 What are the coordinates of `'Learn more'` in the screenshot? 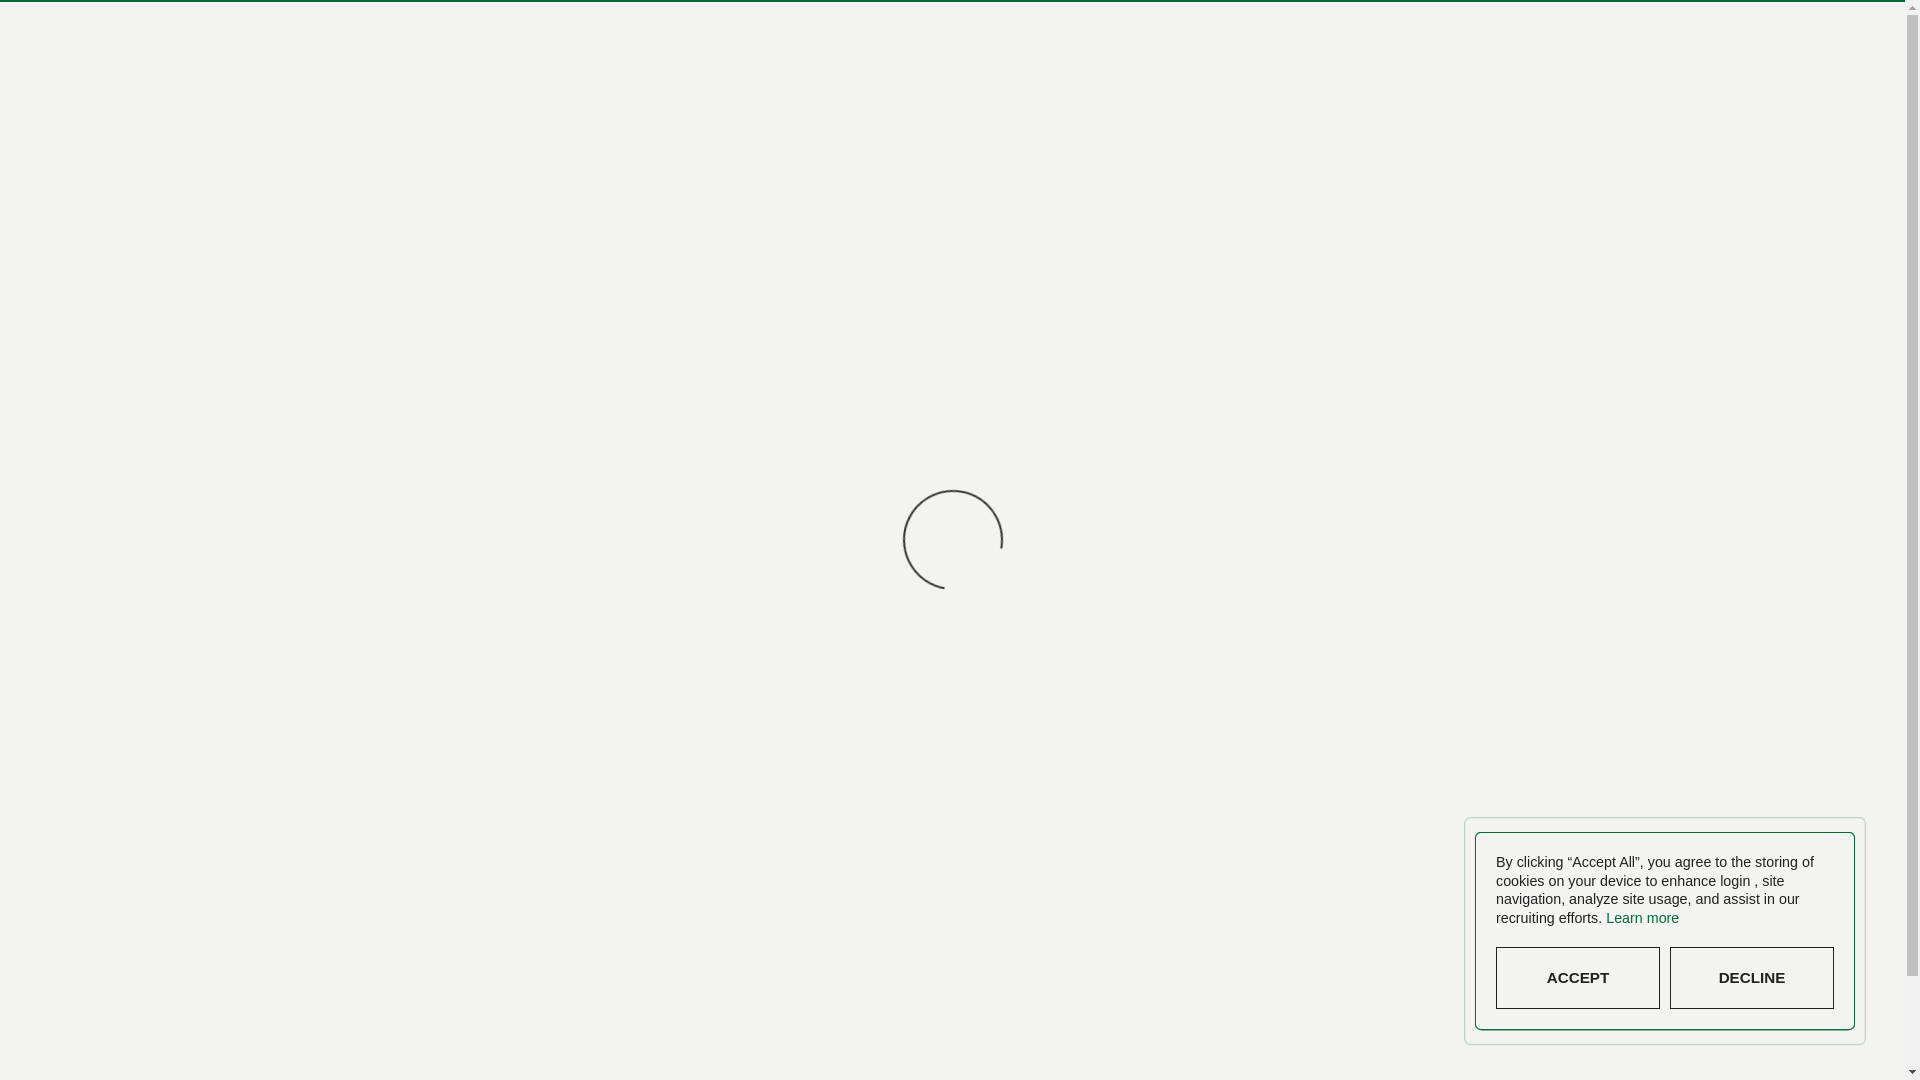 It's located at (1720, 918).